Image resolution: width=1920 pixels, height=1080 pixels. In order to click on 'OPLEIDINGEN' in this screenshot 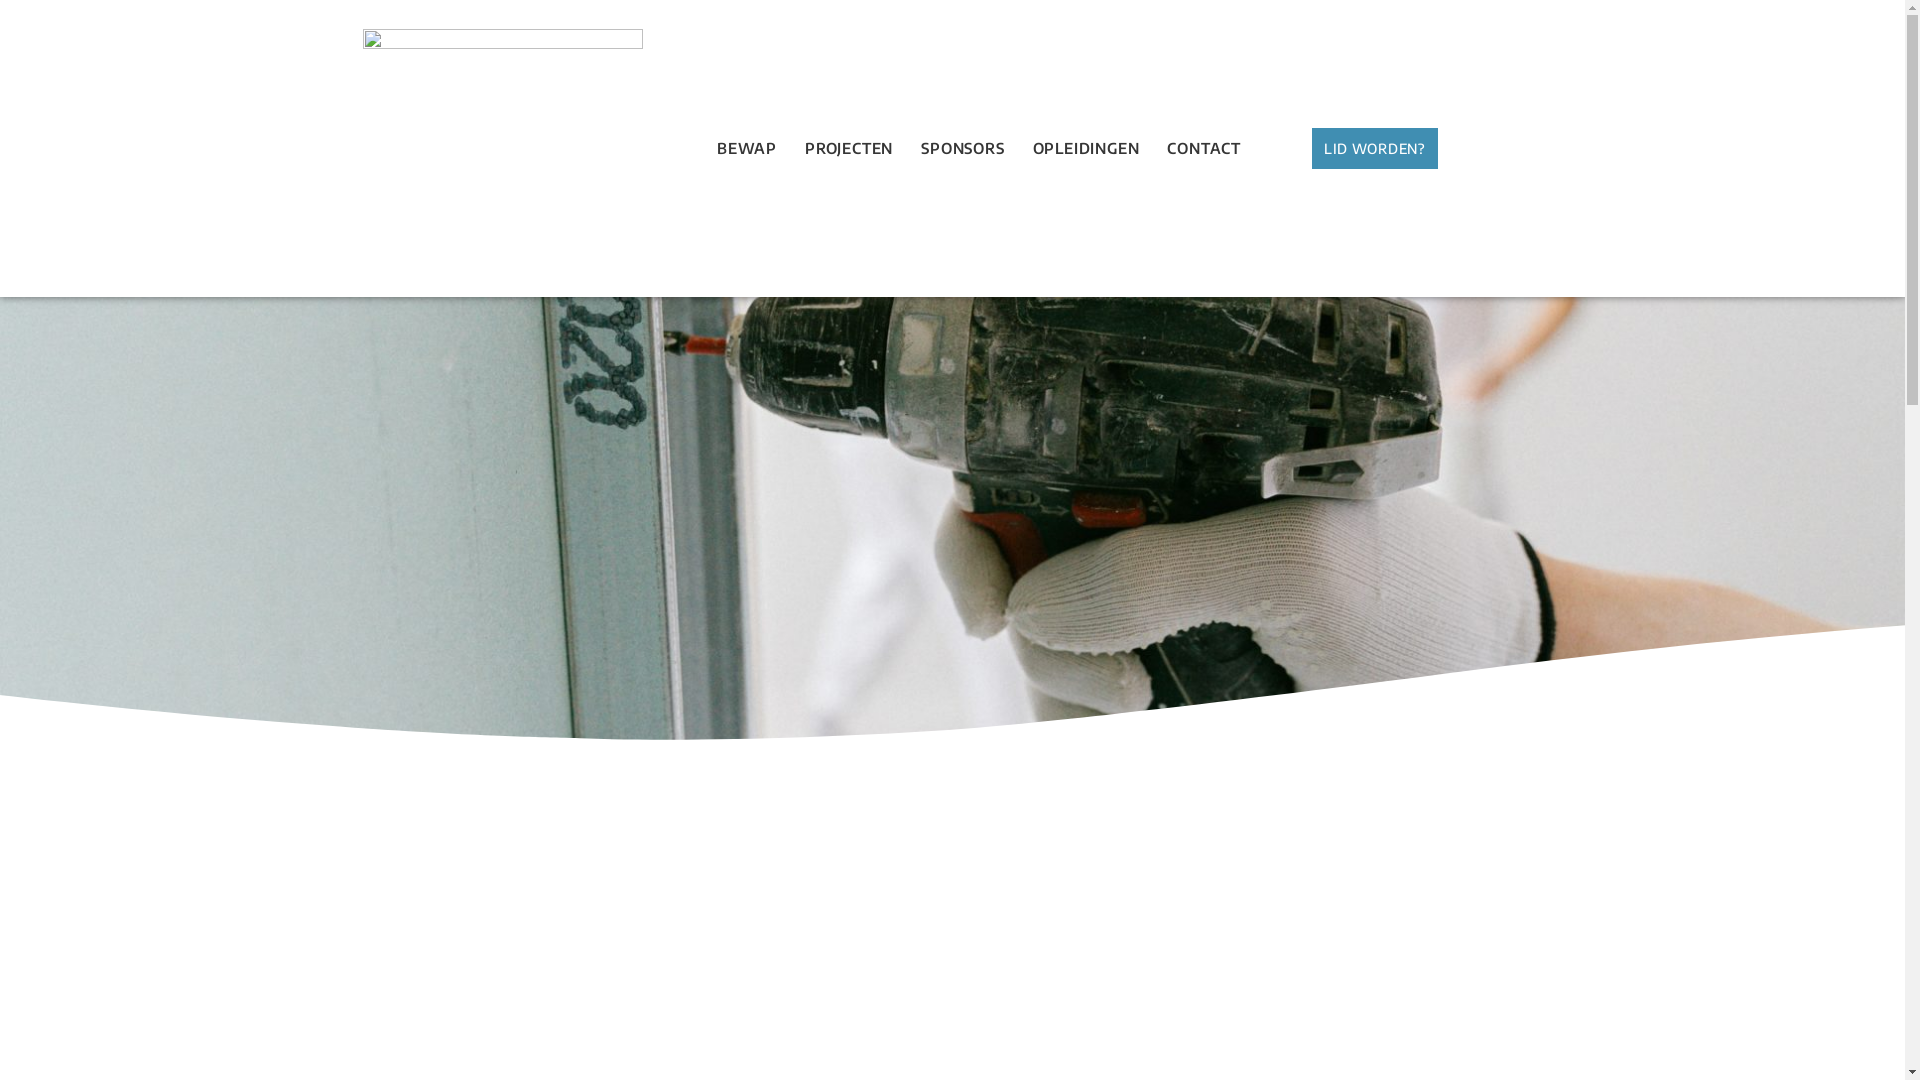, I will do `click(1085, 147)`.